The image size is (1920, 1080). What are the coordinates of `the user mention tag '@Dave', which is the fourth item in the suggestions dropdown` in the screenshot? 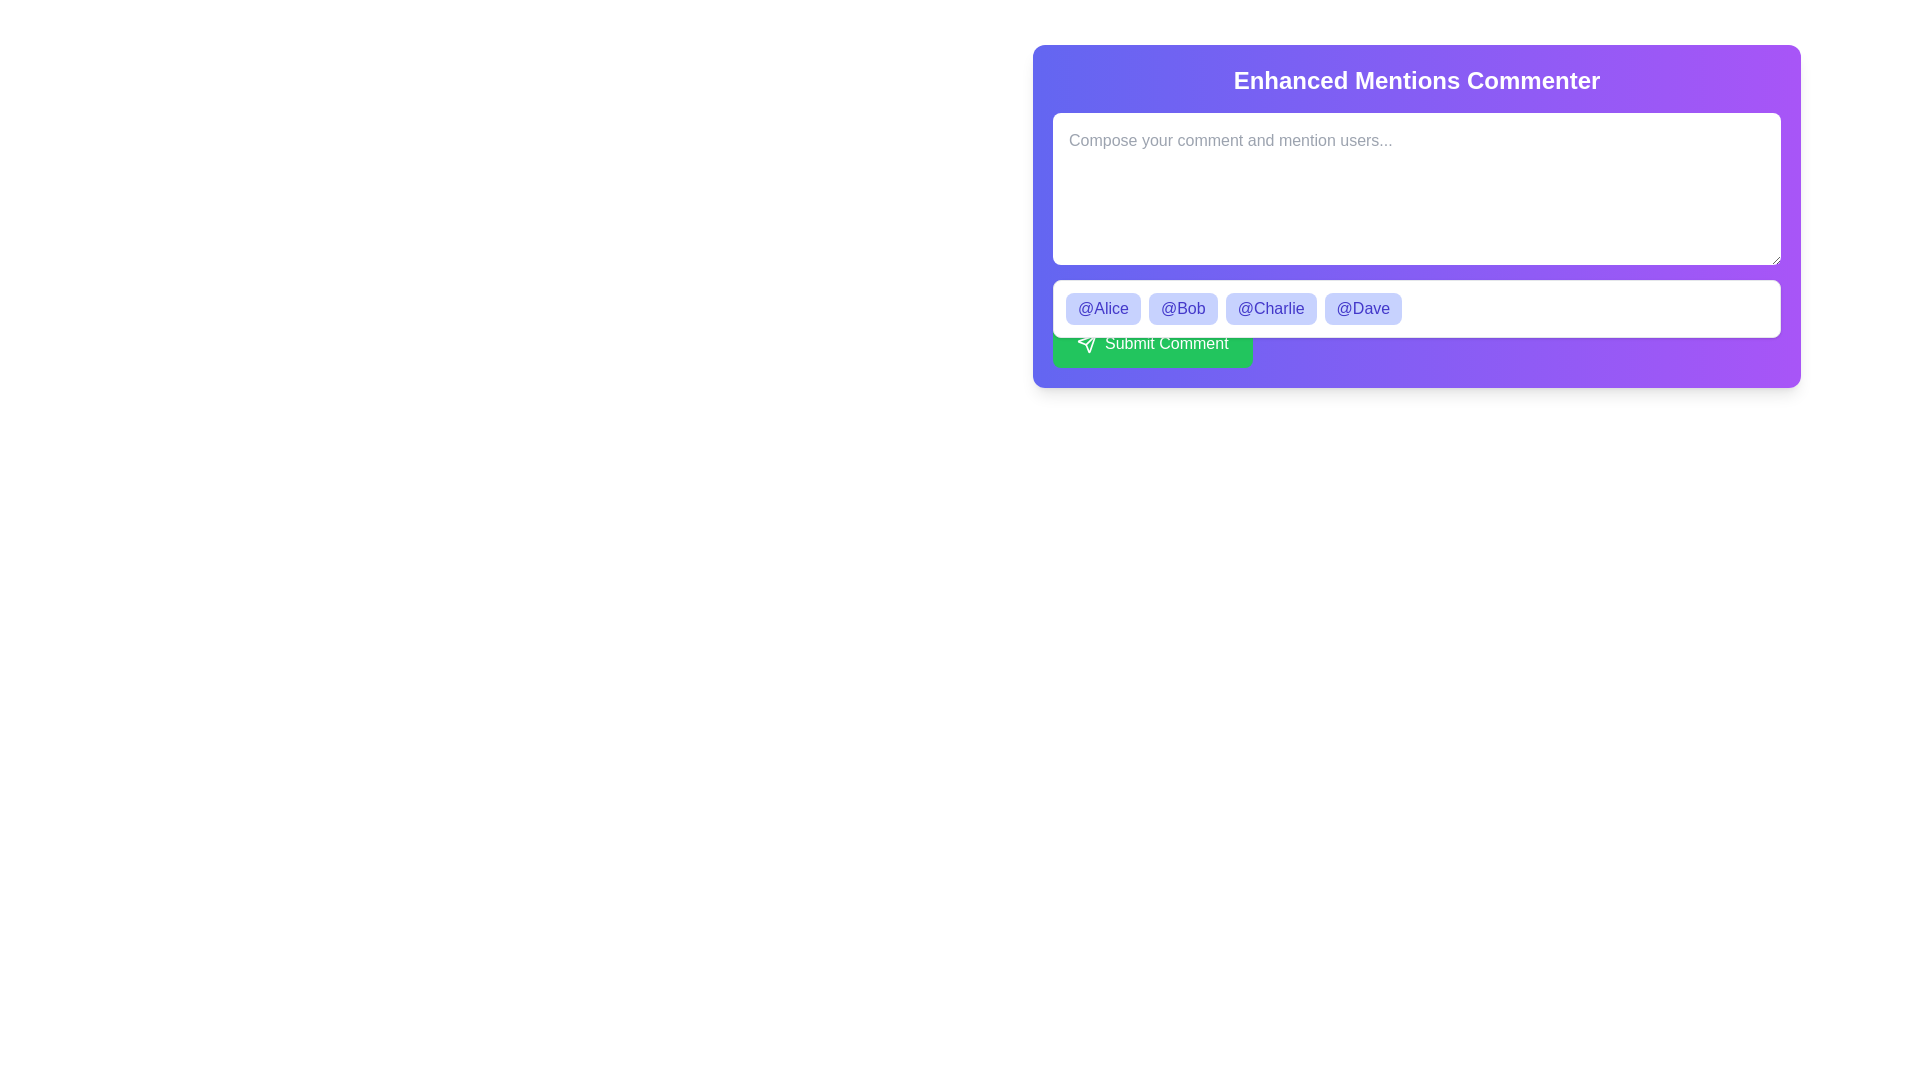 It's located at (1362, 308).